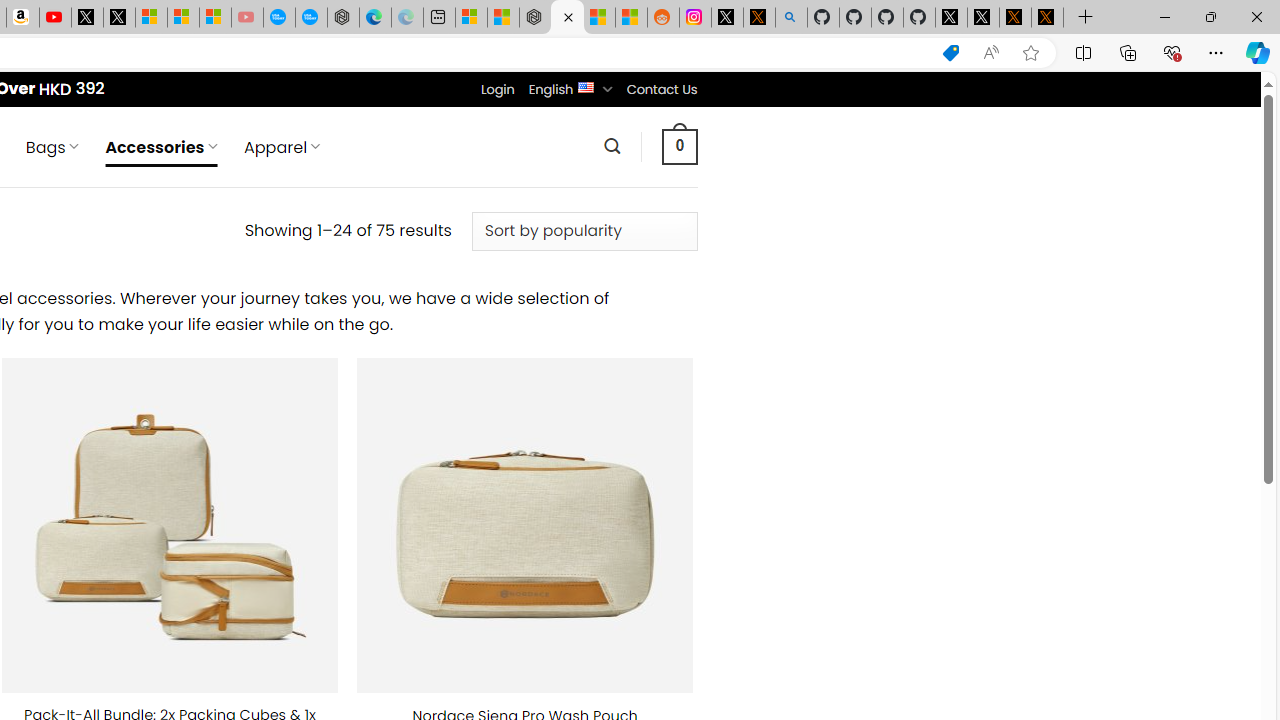 The image size is (1280, 720). I want to click on 'Login', so click(497, 88).